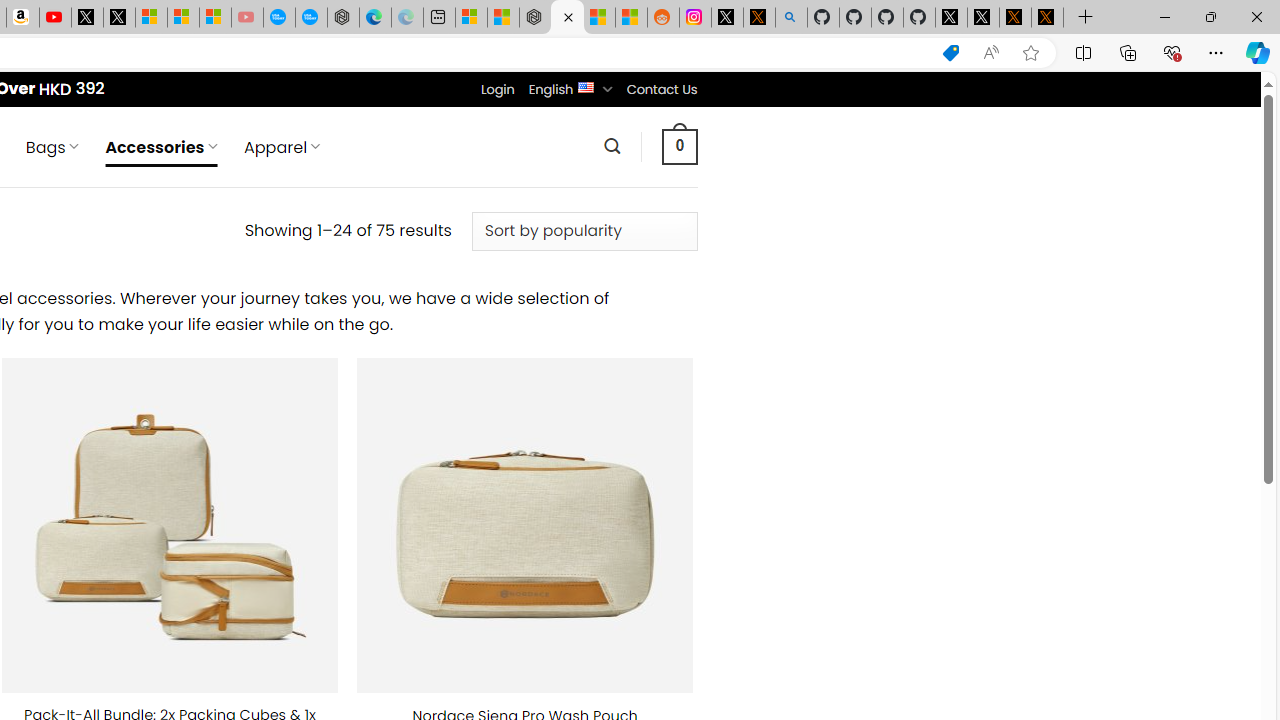 The image size is (1280, 720). I want to click on 'Login', so click(497, 88).